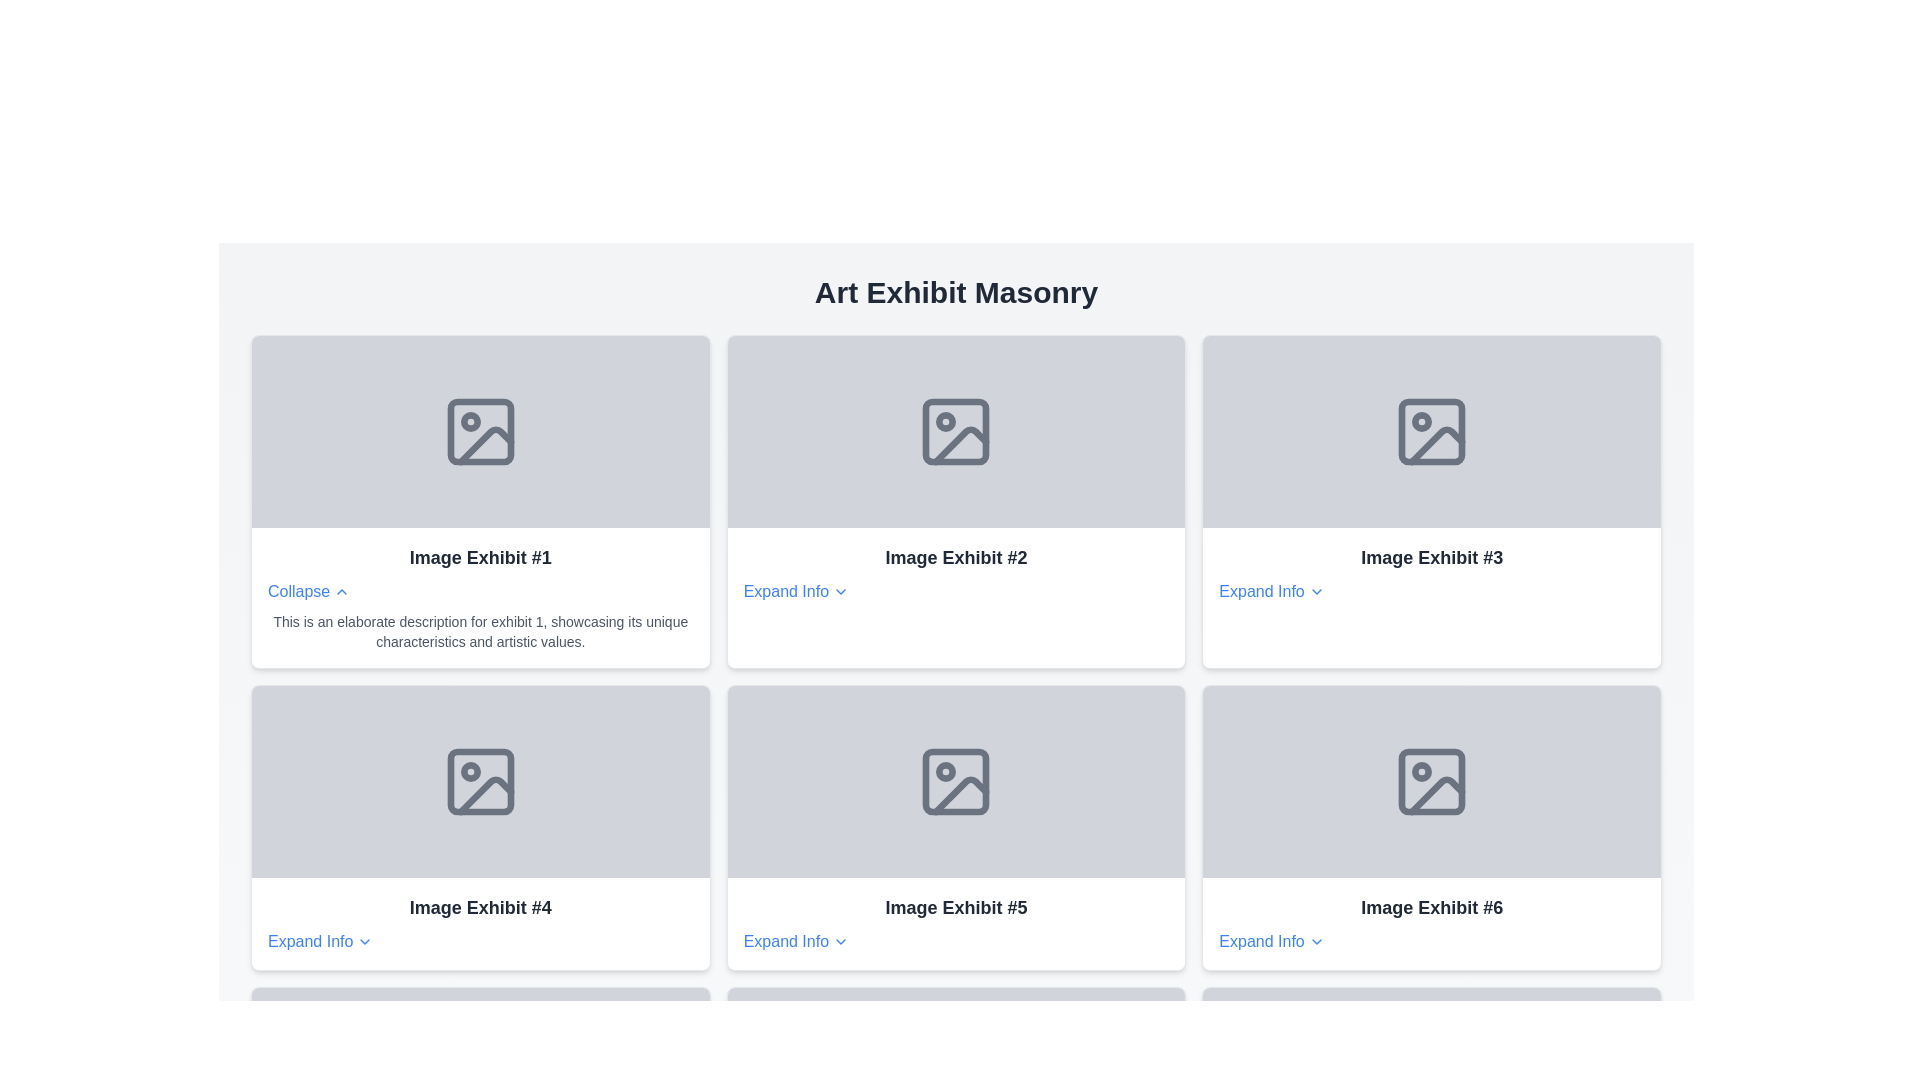 This screenshot has width=1920, height=1080. What do you see at coordinates (945, 770) in the screenshot?
I see `the circular visual element inside the photo icon of the 'Image Exhibit #5' card, which is the second card in the second row of the exhibit grid layout` at bounding box center [945, 770].